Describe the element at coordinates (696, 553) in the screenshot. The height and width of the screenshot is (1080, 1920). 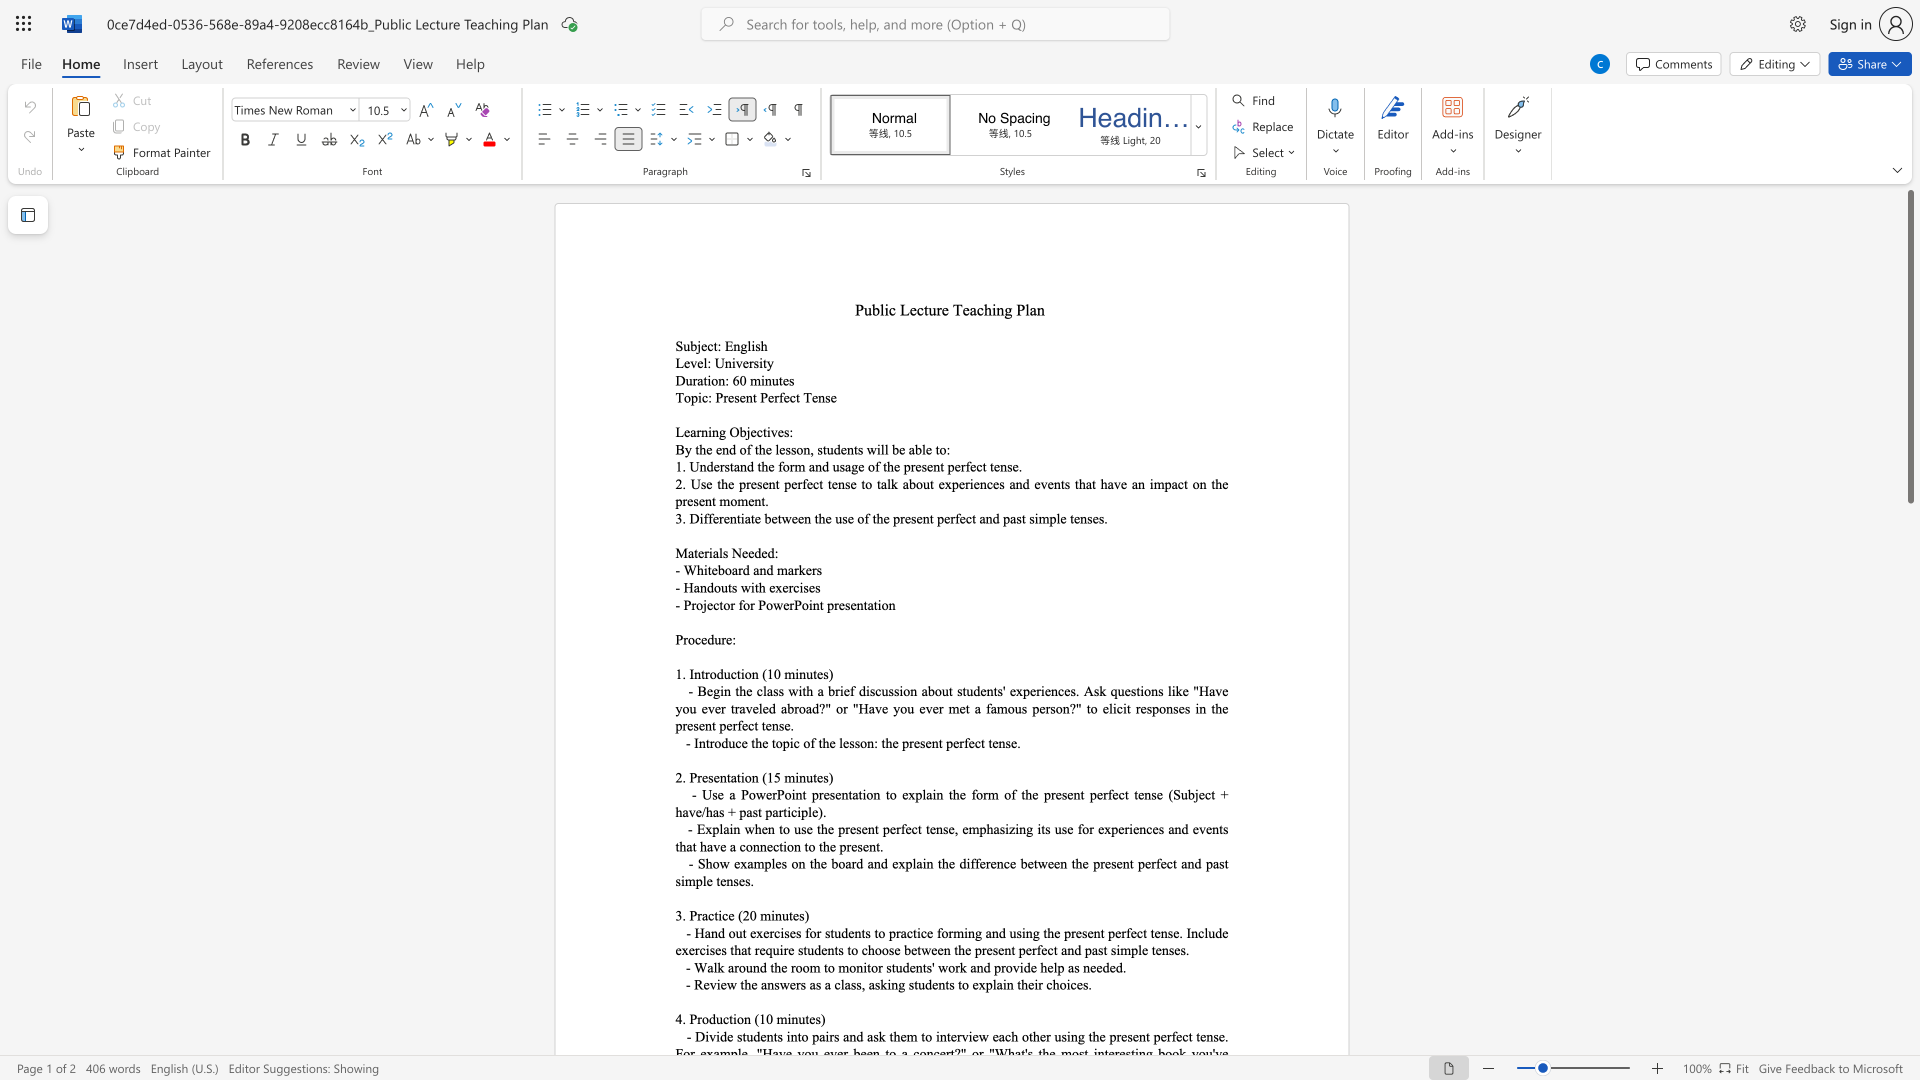
I see `the 1th character "t" in the text` at that location.